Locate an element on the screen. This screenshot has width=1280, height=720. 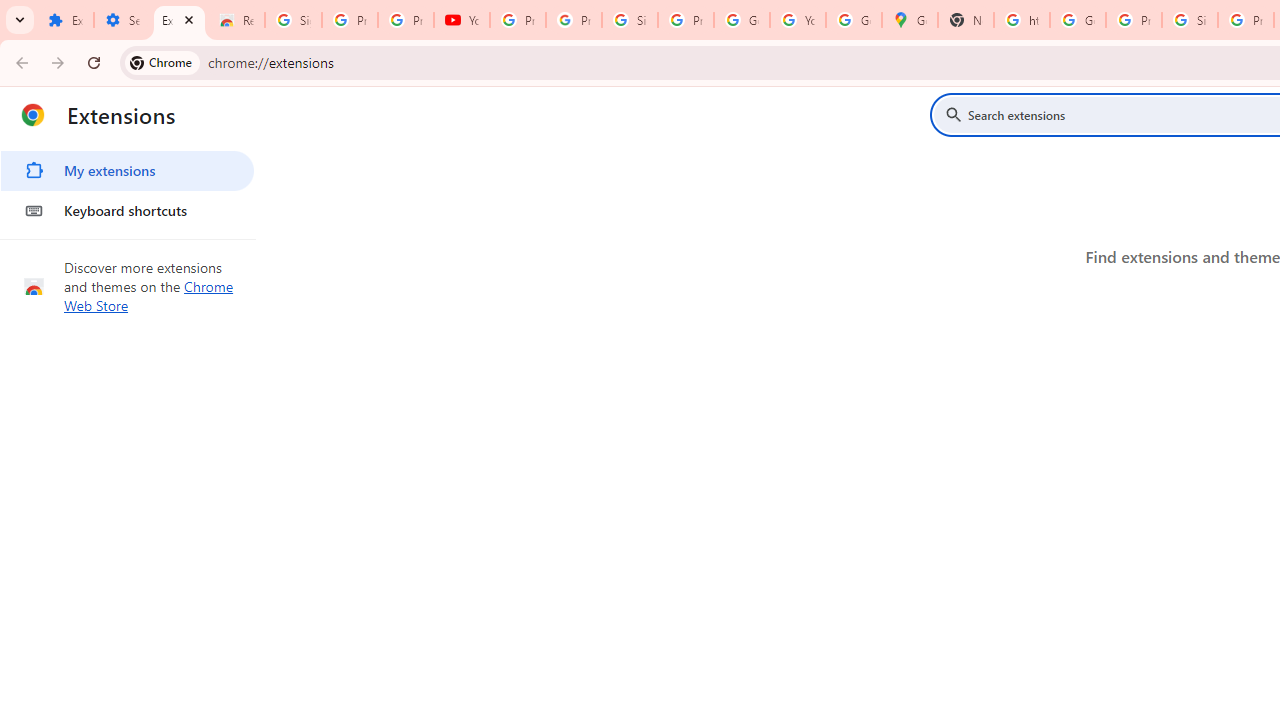
'Reviews: Helix Fruit Jump Arcade Game' is located at coordinates (236, 20).